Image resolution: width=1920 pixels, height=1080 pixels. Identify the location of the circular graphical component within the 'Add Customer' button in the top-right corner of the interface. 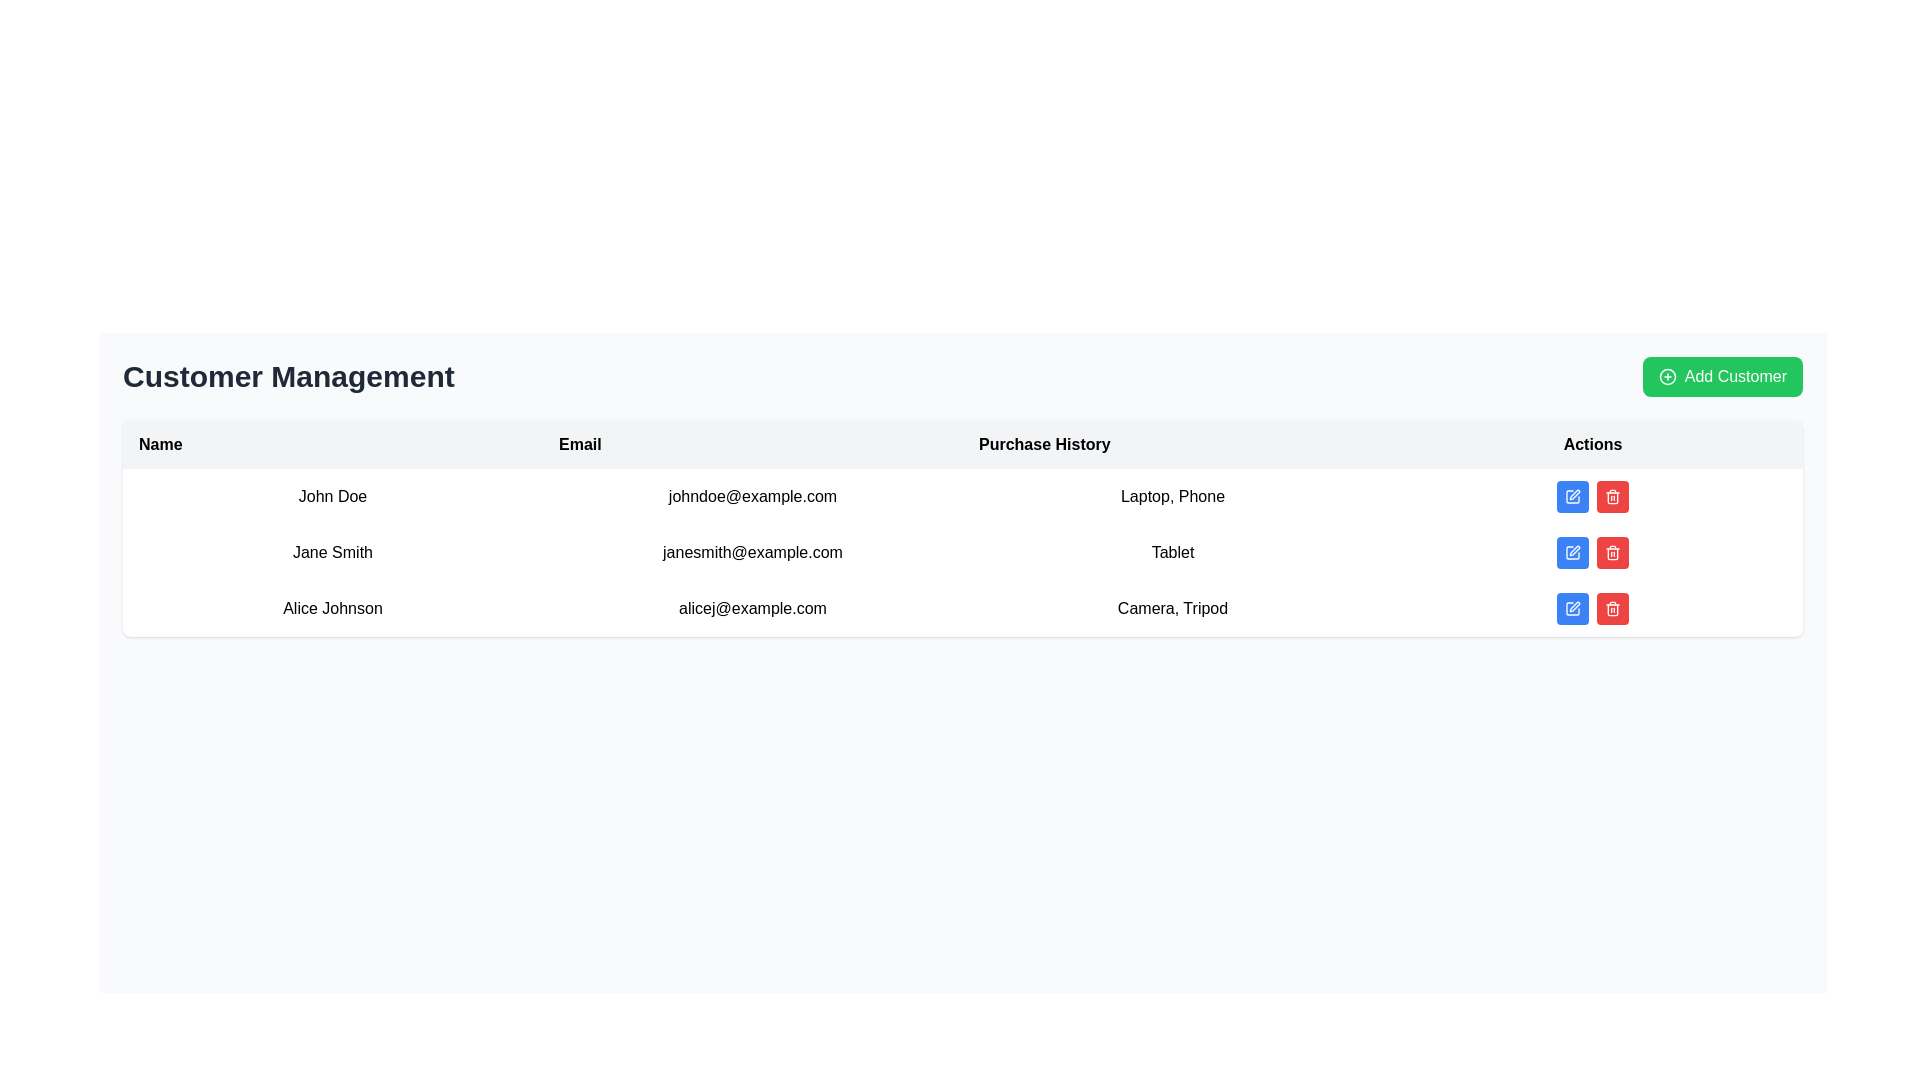
(1667, 377).